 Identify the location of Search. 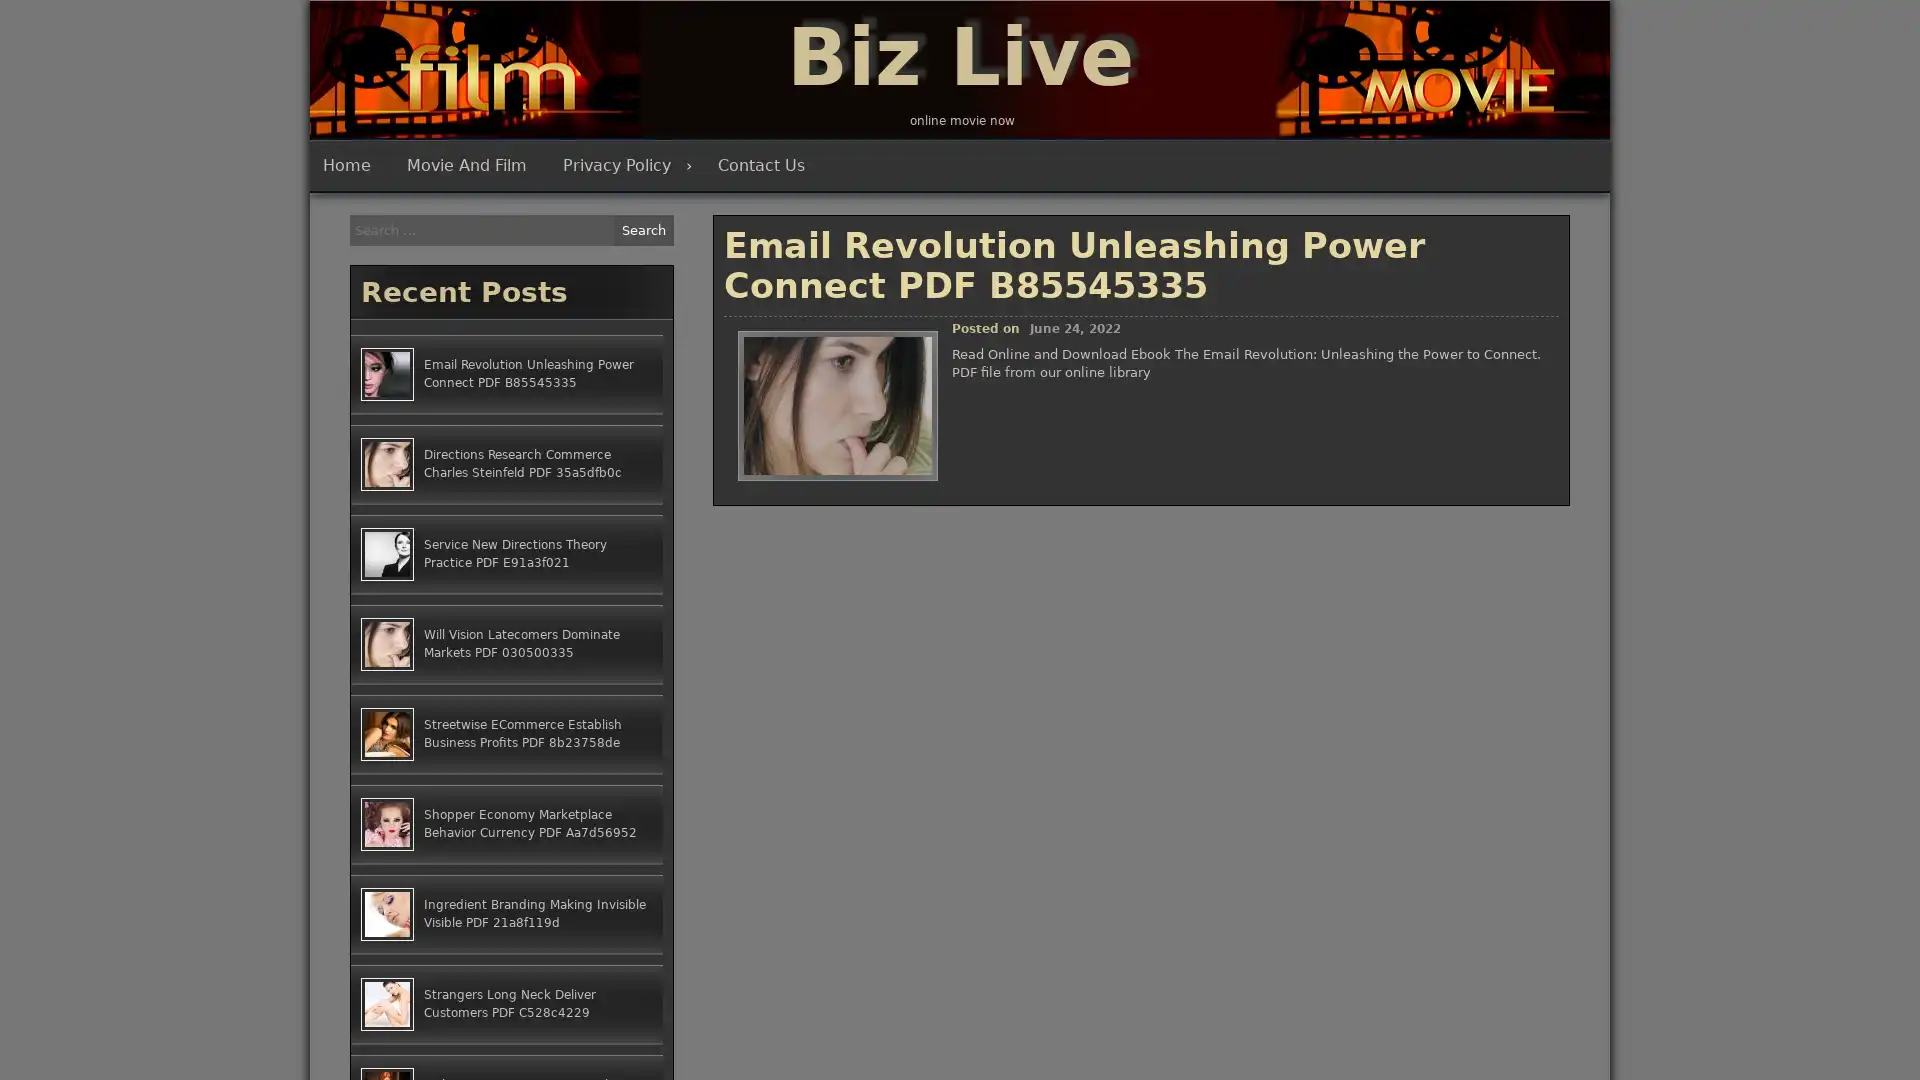
(643, 229).